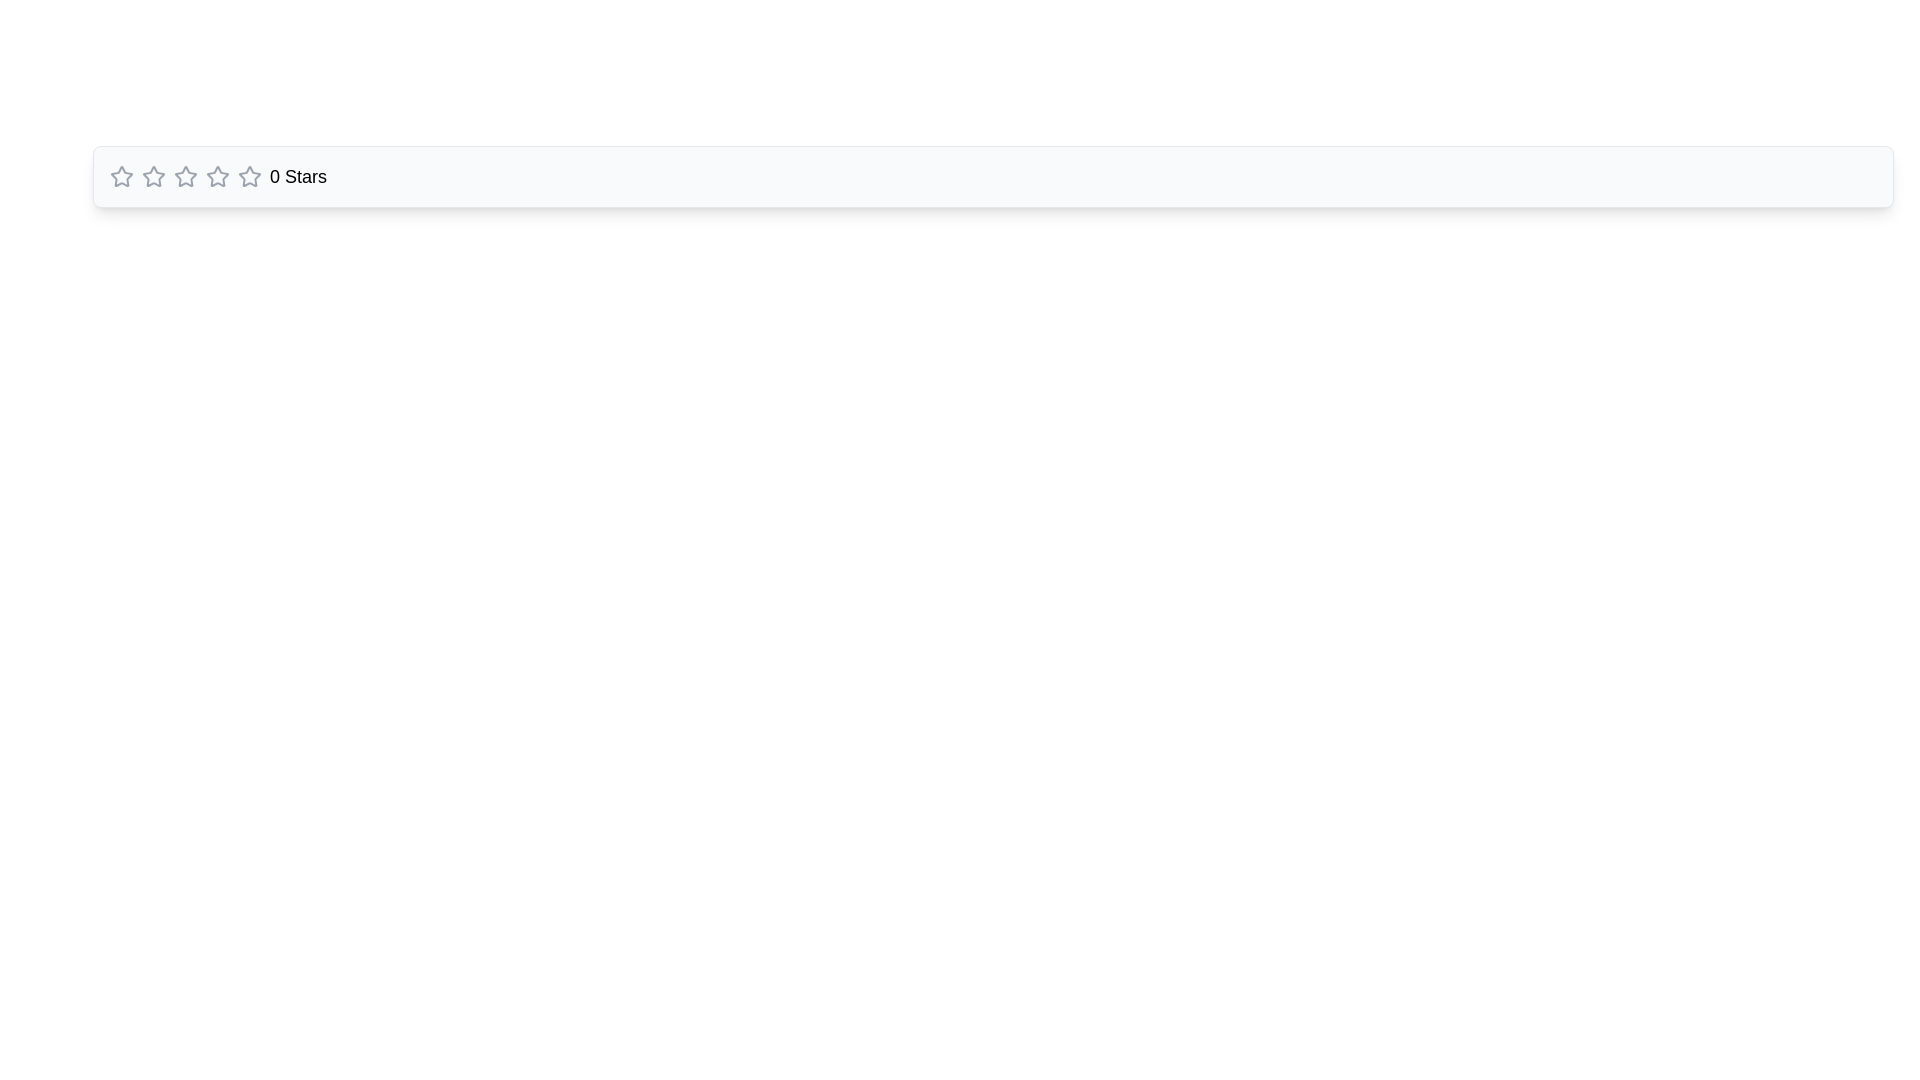 The width and height of the screenshot is (1920, 1080). Describe the element at coordinates (248, 175) in the screenshot. I see `the second star from the left in the rating bar` at that location.